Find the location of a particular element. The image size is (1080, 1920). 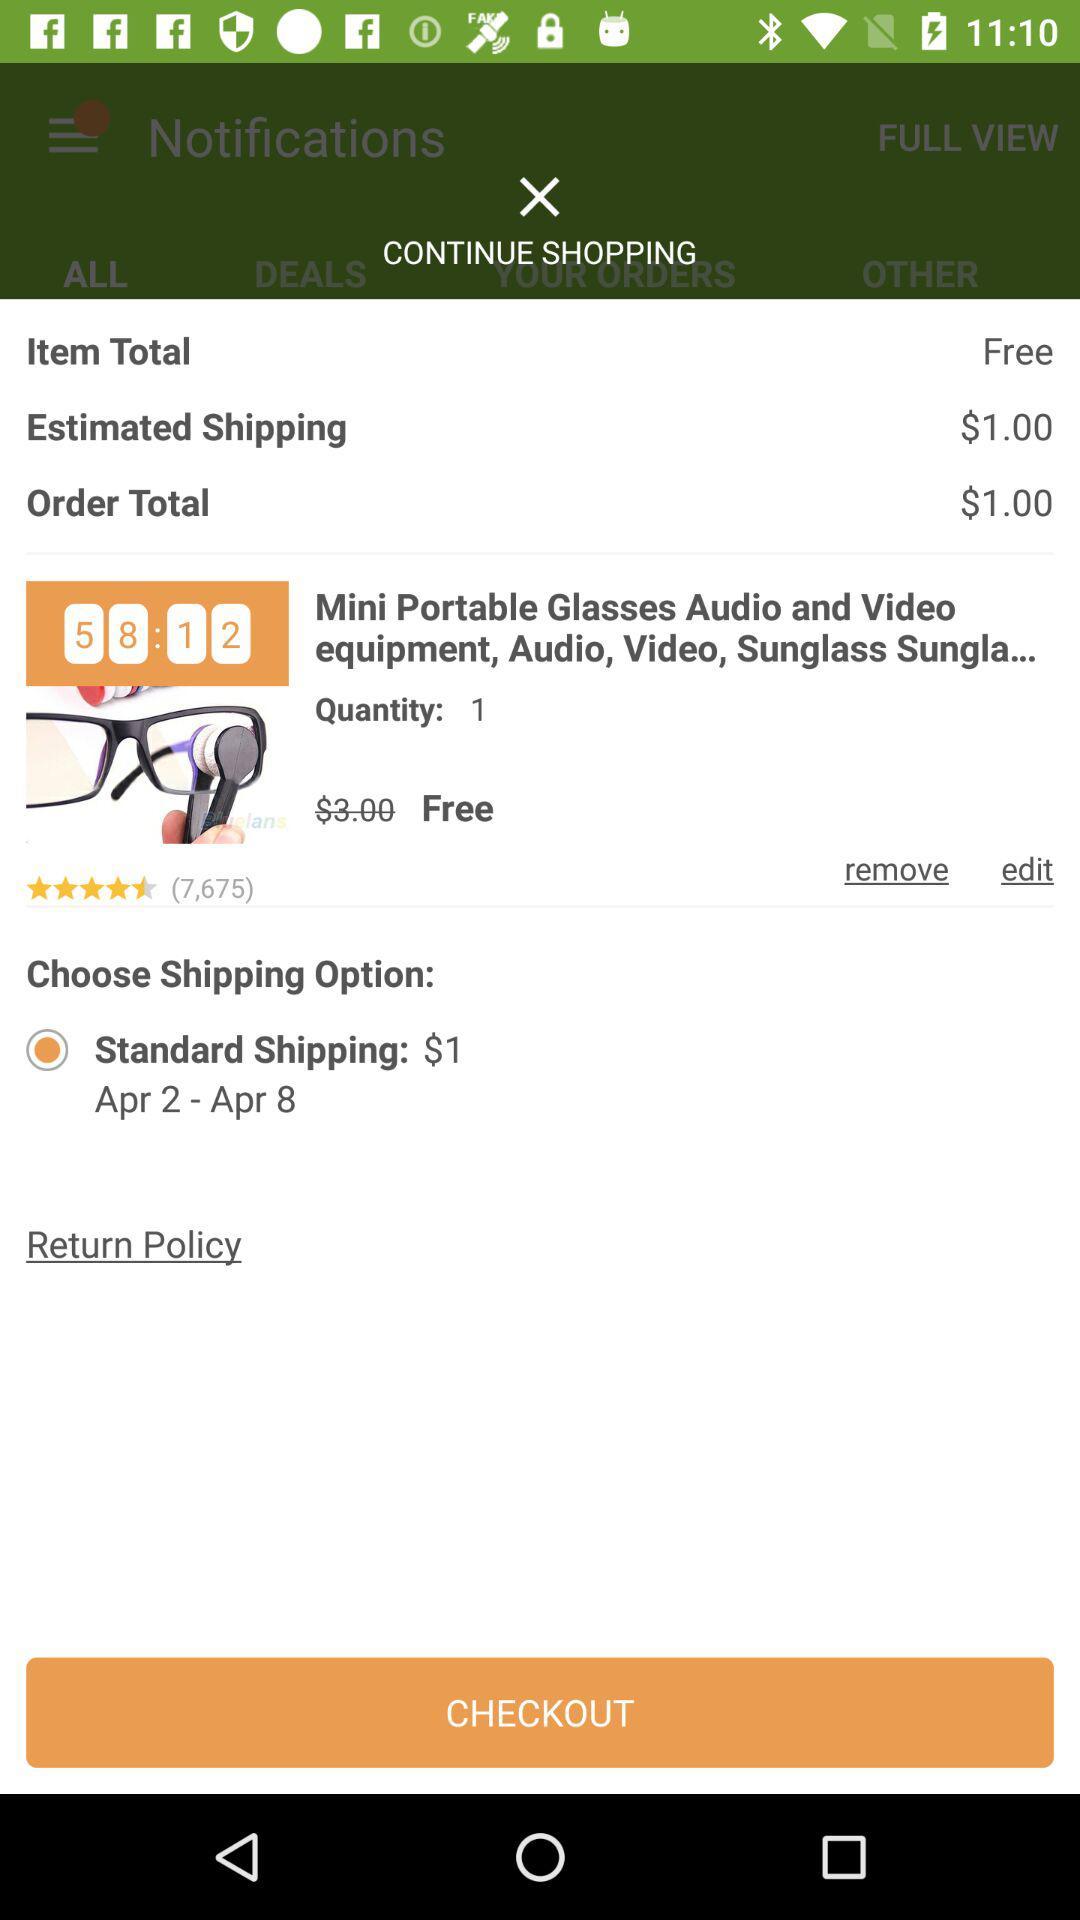

open item picture is located at coordinates (156, 712).